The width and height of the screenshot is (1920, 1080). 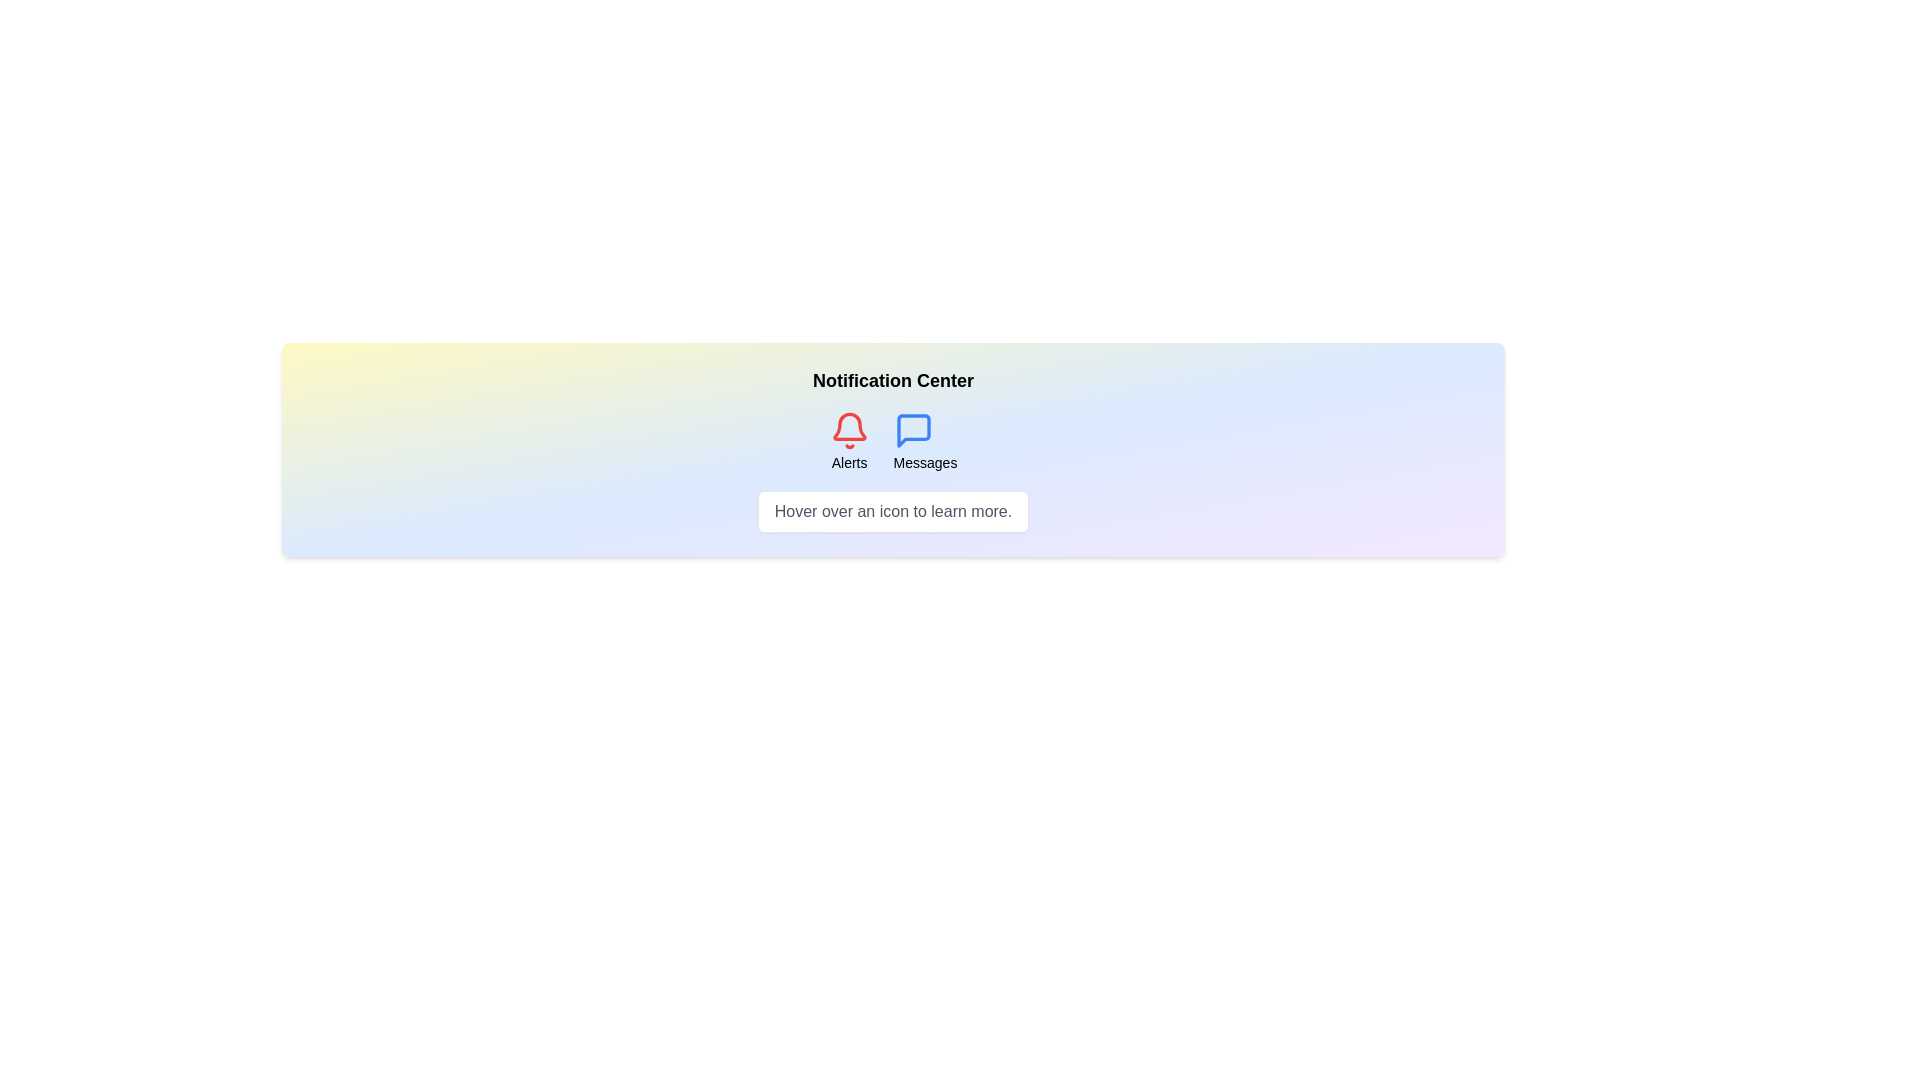 I want to click on the 'Messages' icon located in the notification center, so click(x=912, y=430).